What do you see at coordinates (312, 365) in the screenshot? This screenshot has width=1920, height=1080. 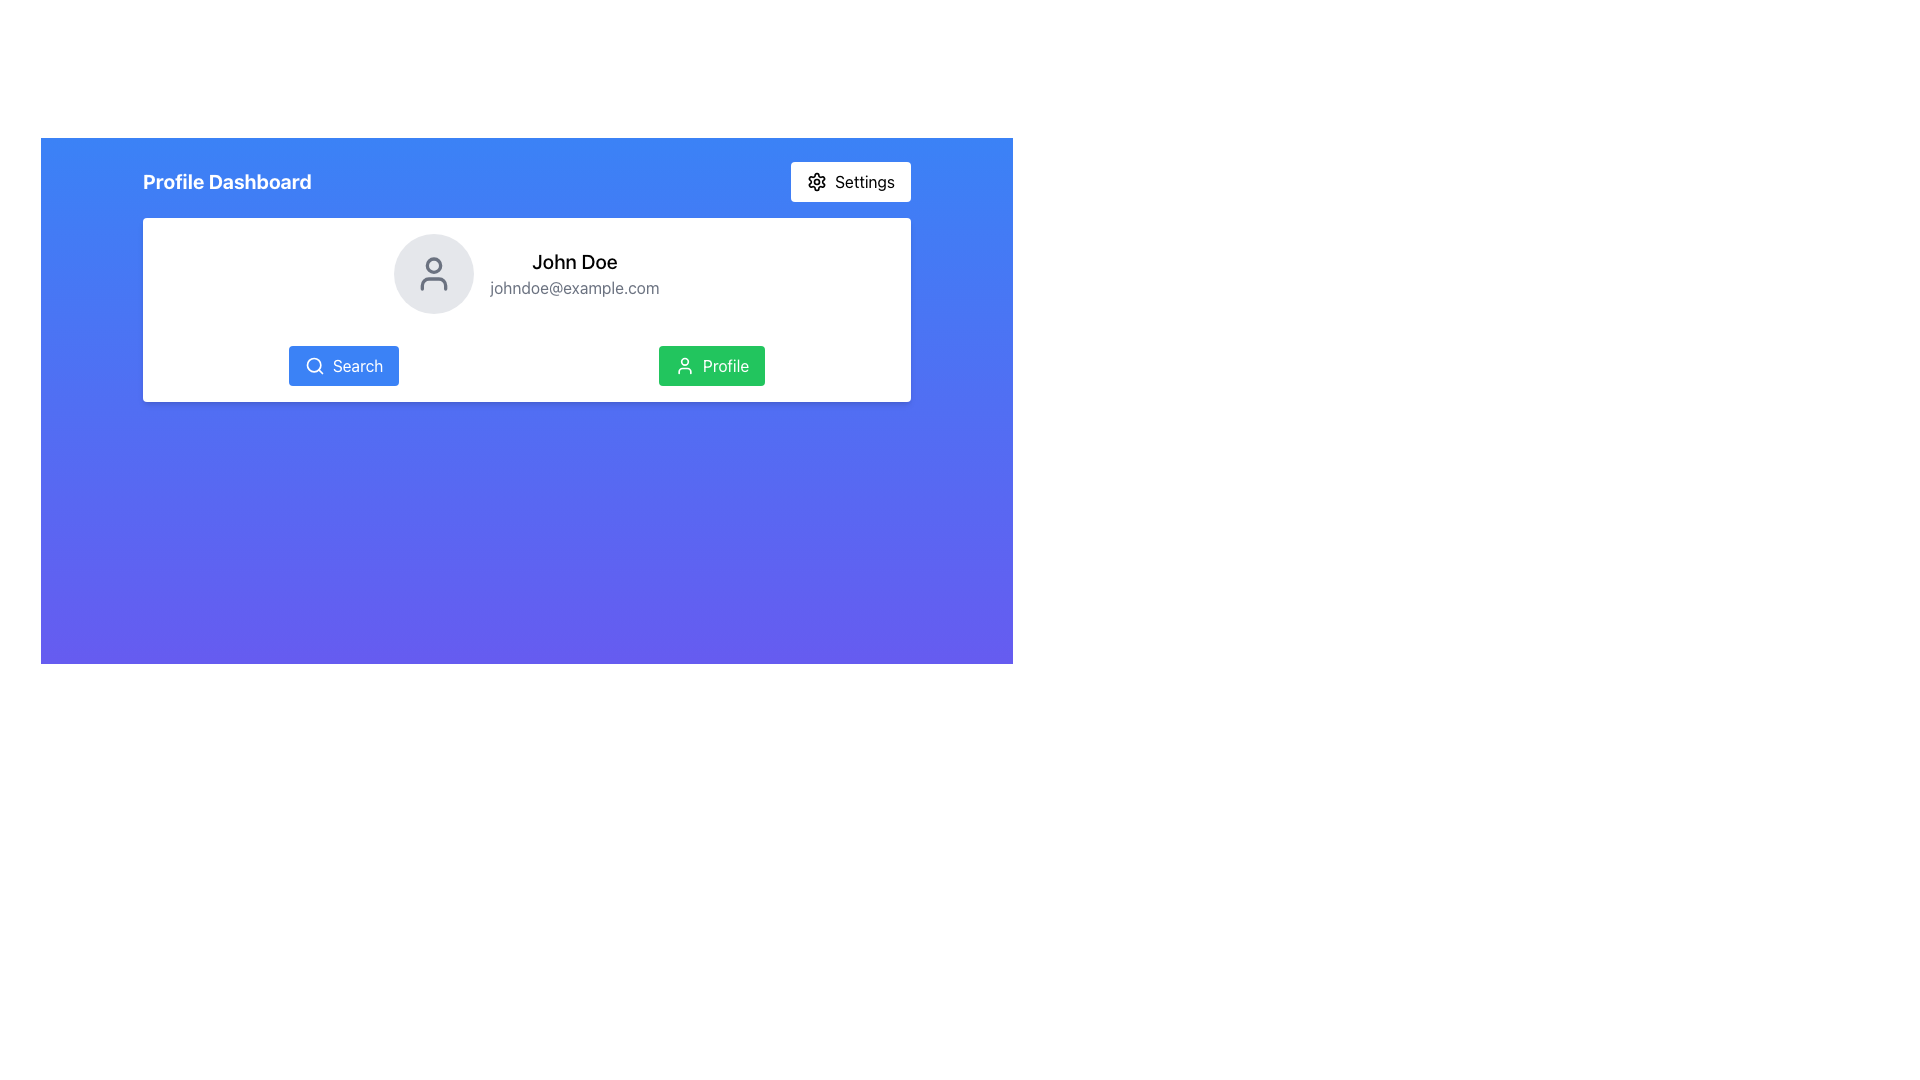 I see `the search icon represented by a magnifying glass, located on the left side below the profile section and alongside the green profile button` at bounding box center [312, 365].